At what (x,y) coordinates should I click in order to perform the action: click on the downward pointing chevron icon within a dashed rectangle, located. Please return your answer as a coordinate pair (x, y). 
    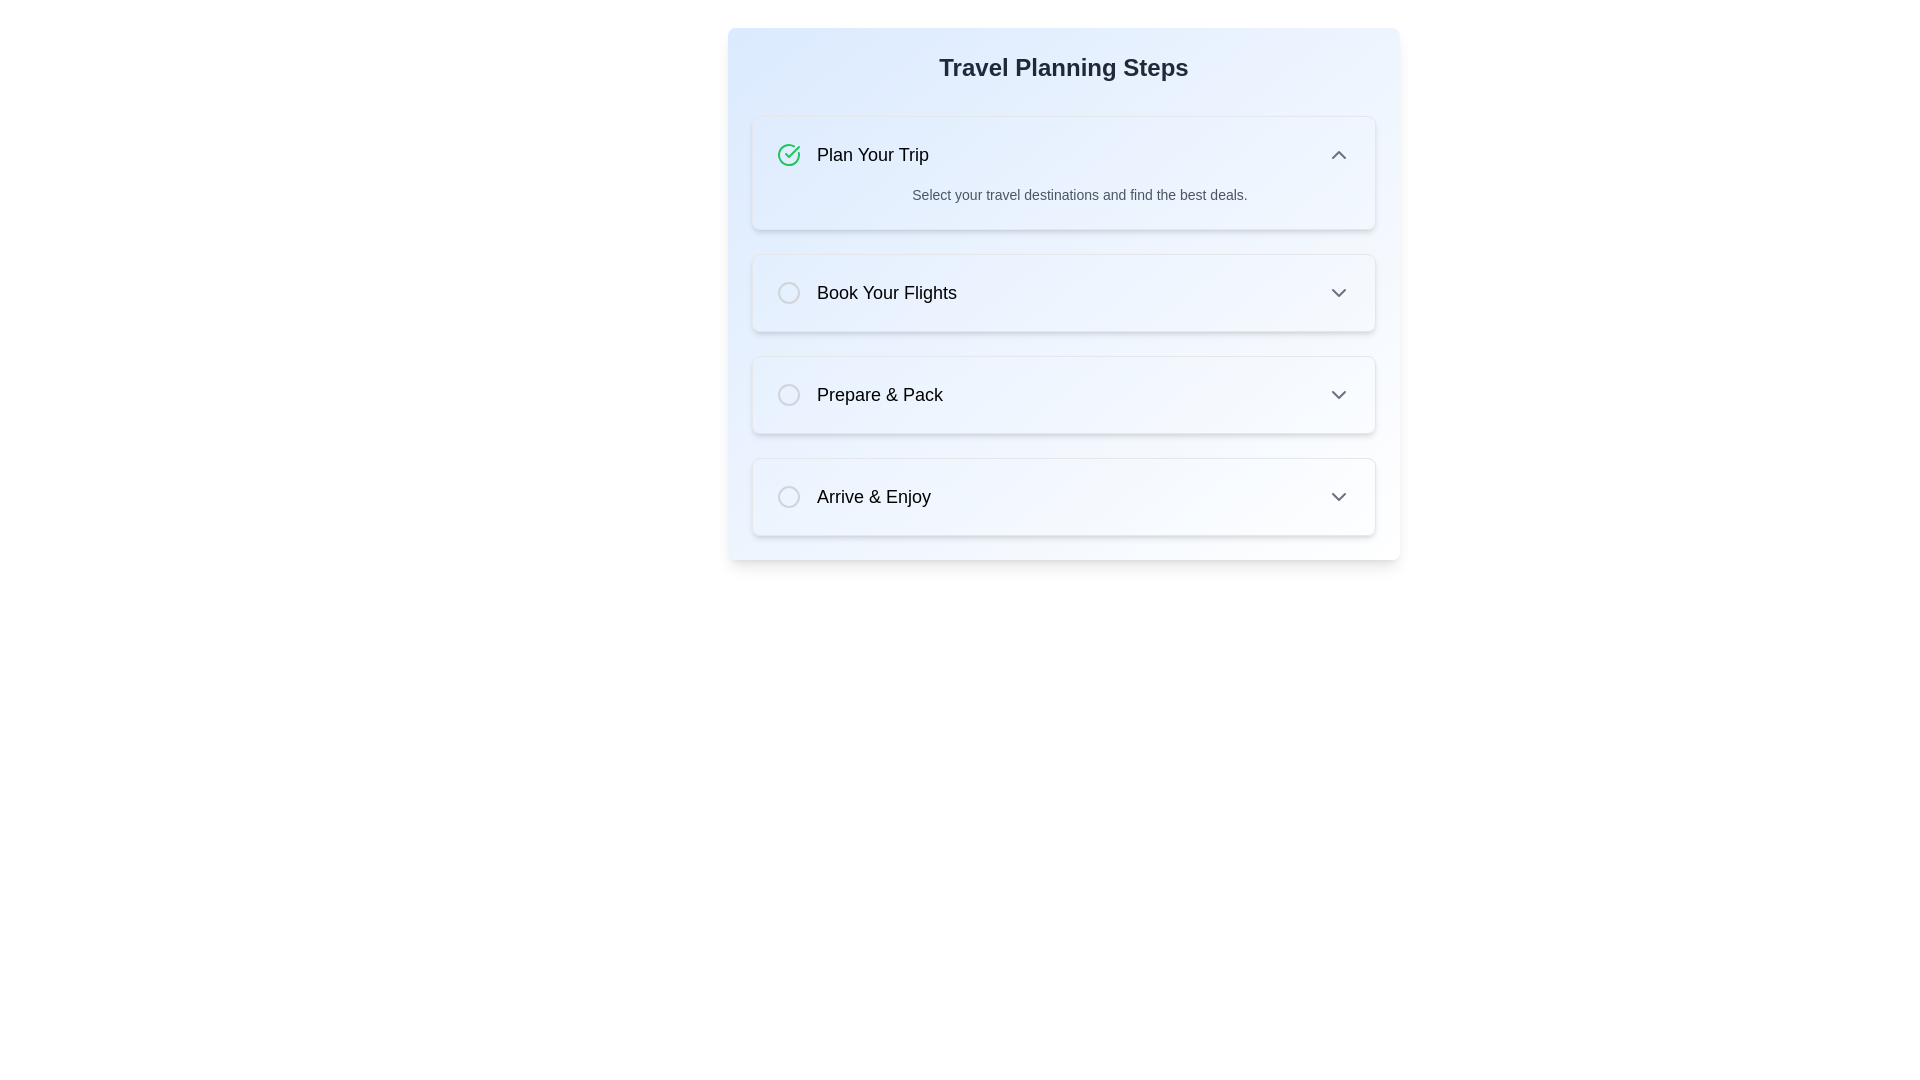
    Looking at the image, I should click on (1339, 293).